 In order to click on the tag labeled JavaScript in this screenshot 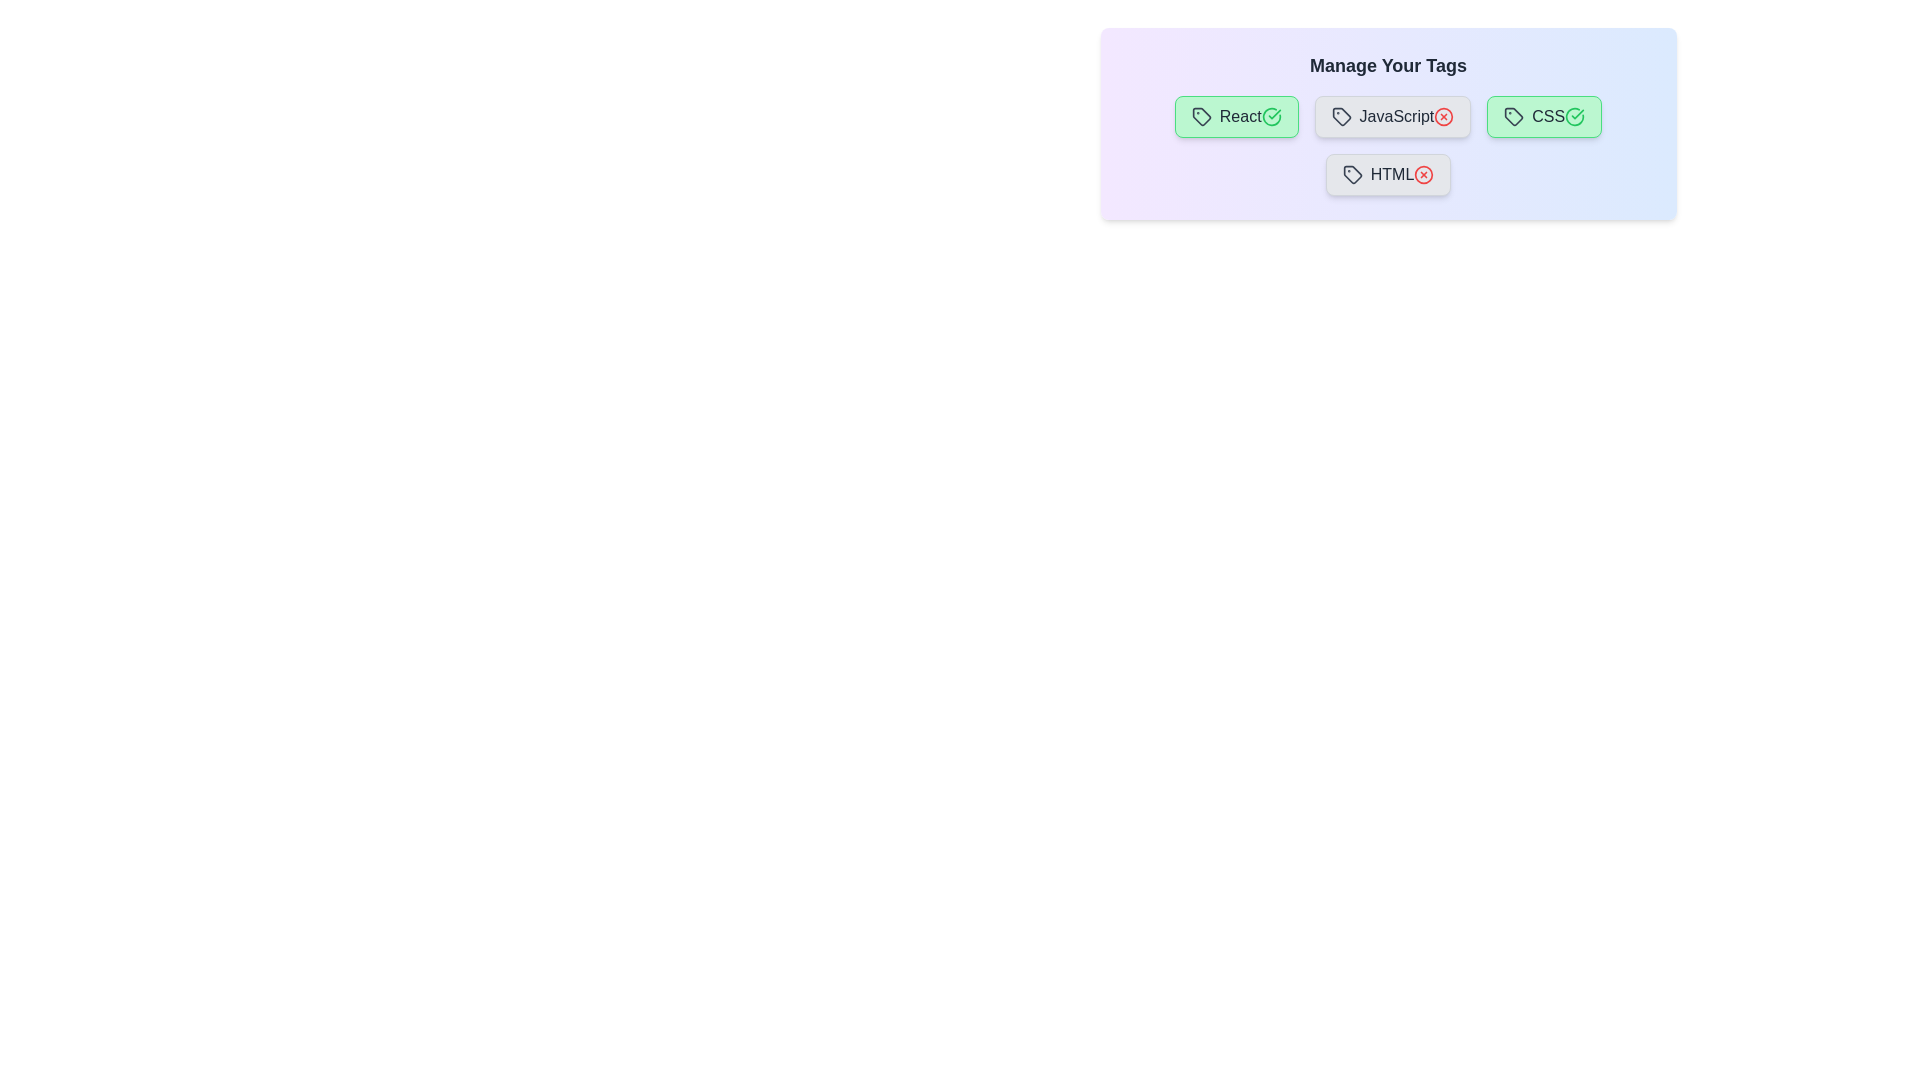, I will do `click(1391, 116)`.